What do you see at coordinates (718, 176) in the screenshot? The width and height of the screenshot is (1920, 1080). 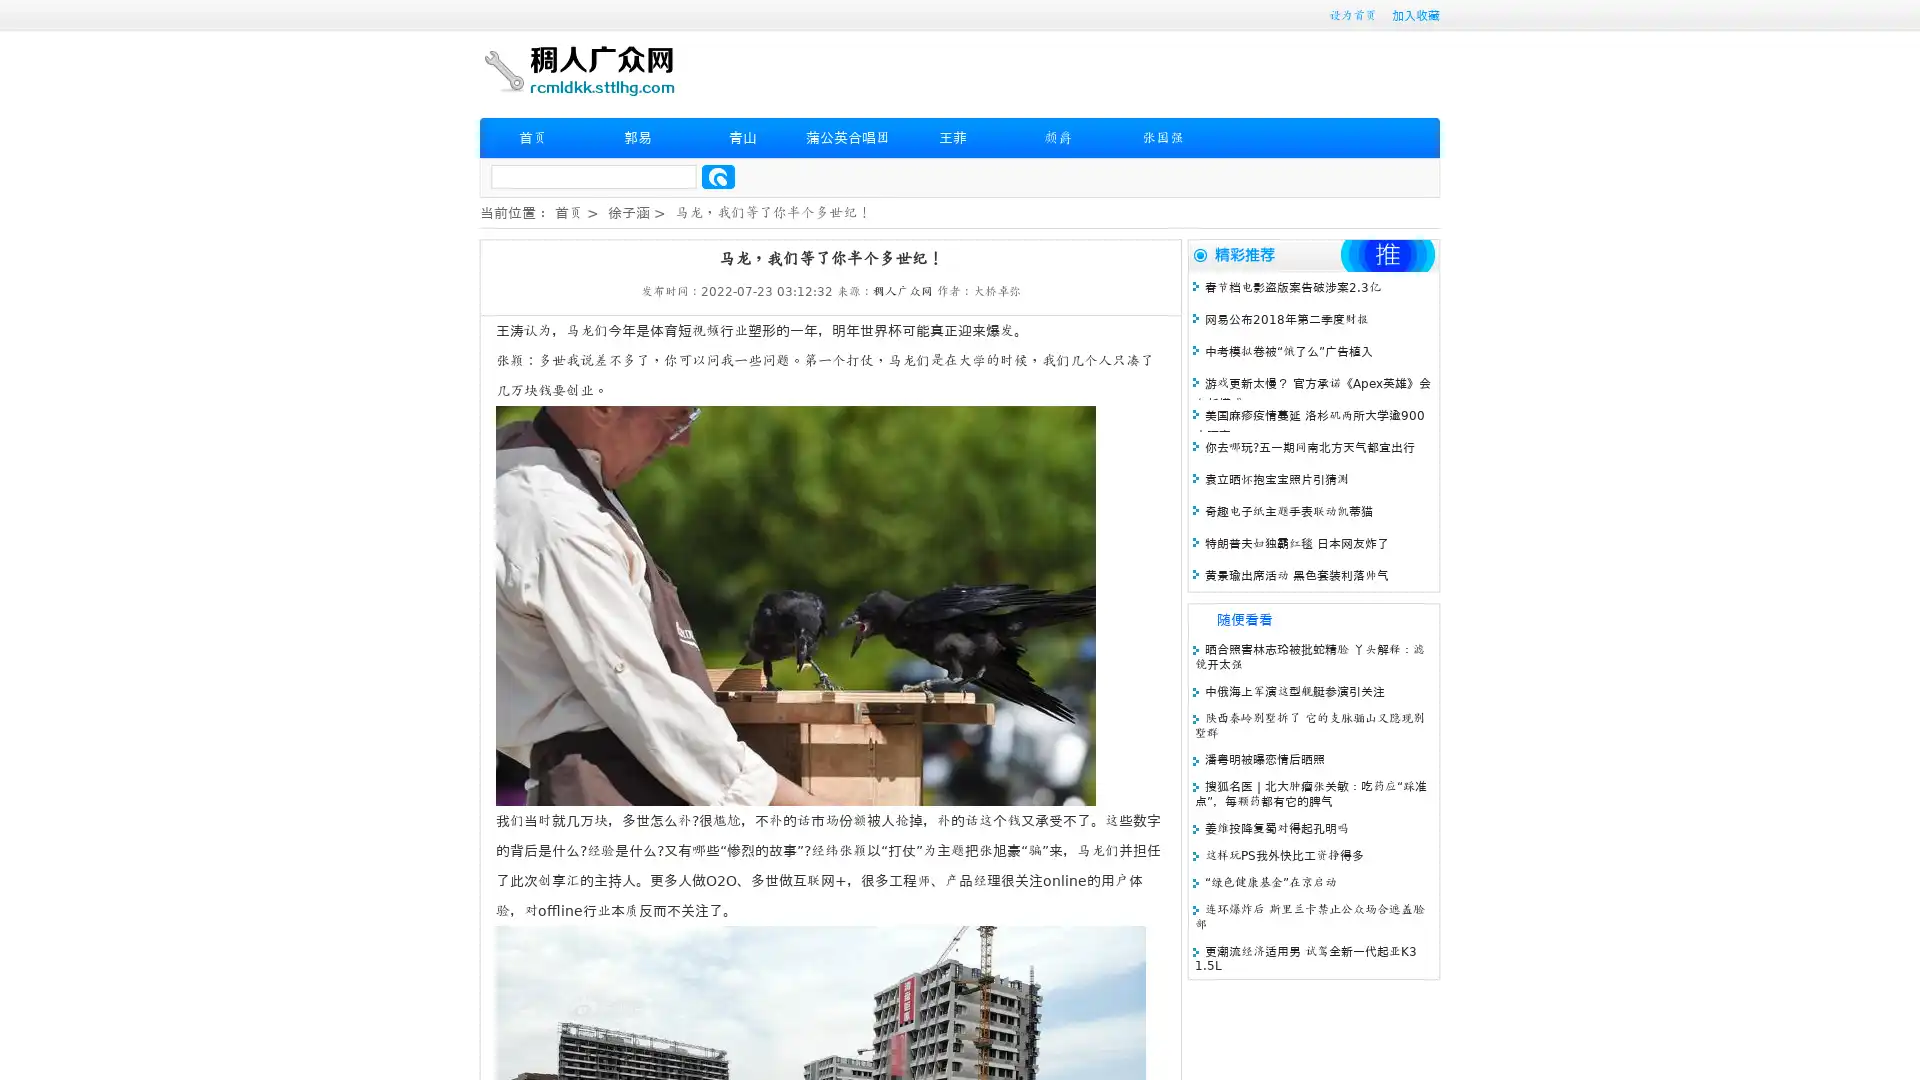 I see `Search` at bounding box center [718, 176].